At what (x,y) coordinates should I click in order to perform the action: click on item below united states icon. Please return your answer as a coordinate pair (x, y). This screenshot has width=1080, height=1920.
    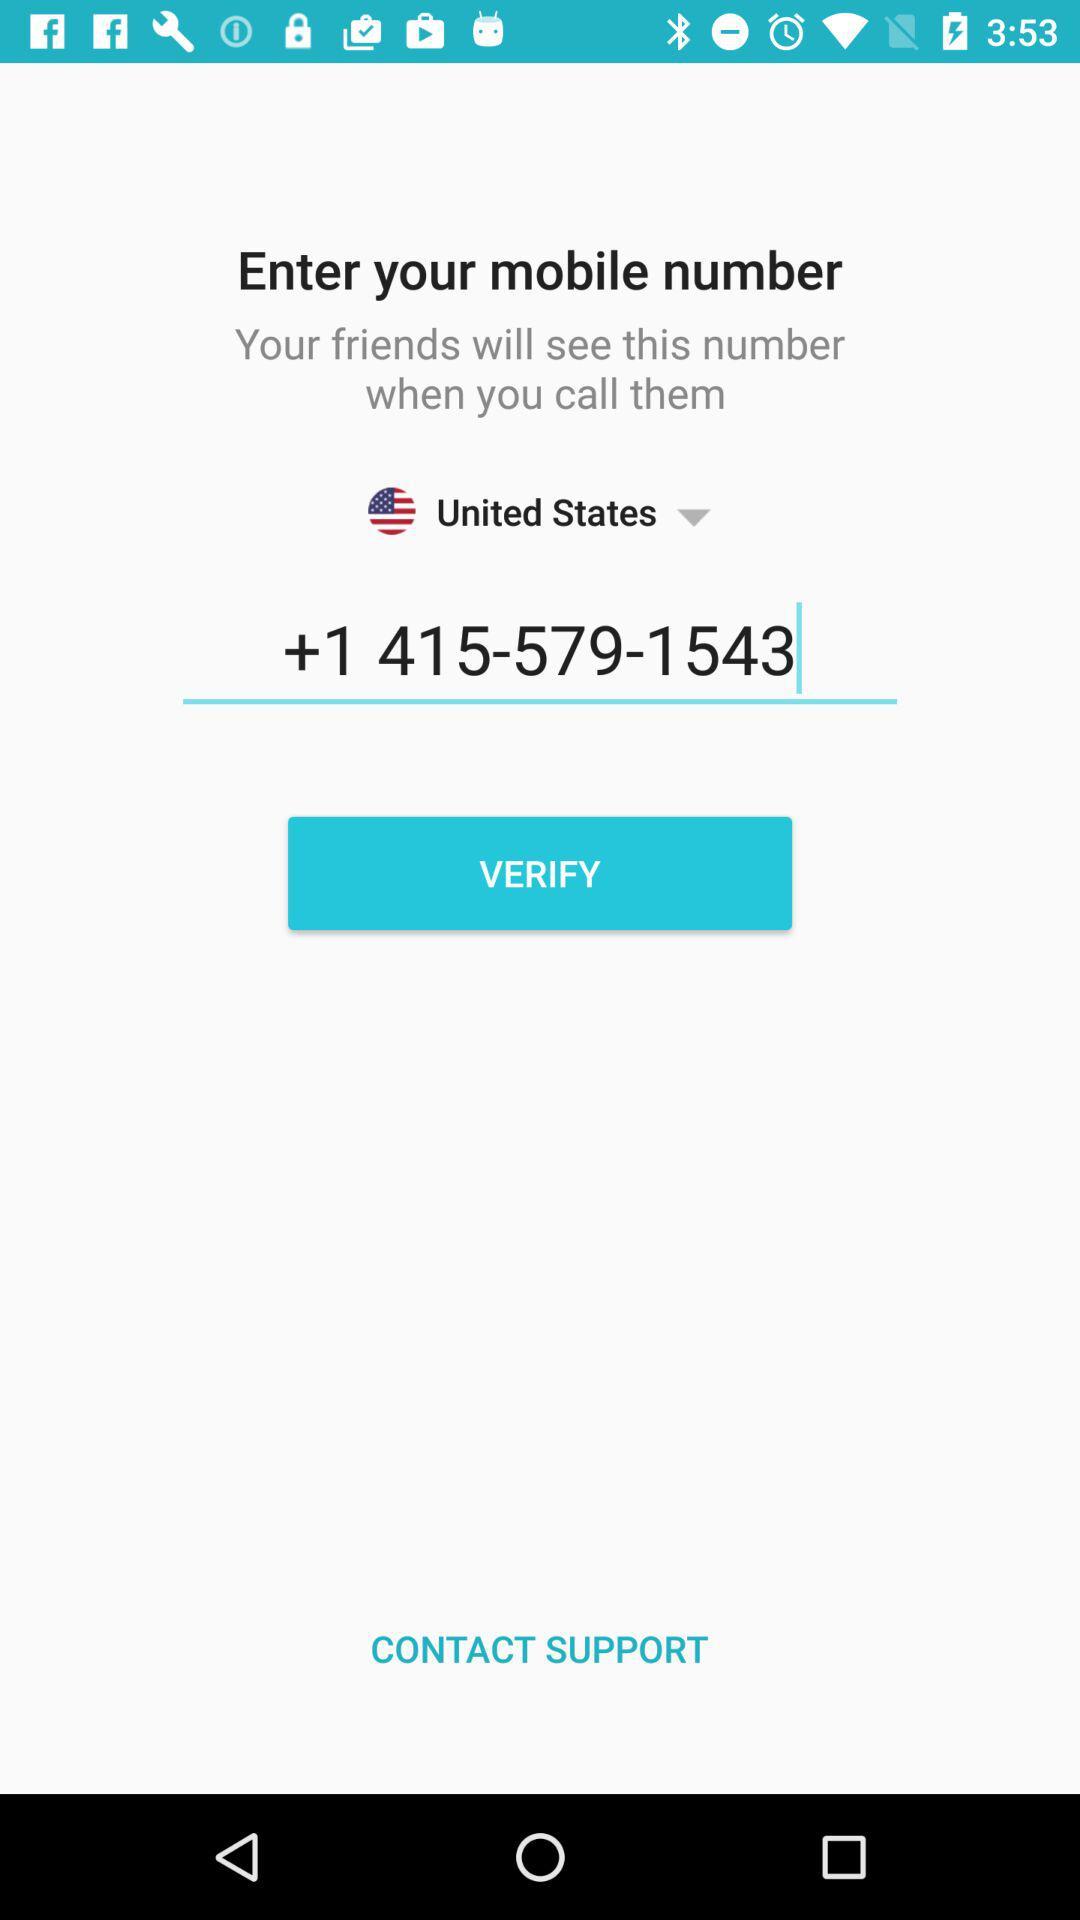
    Looking at the image, I should click on (540, 649).